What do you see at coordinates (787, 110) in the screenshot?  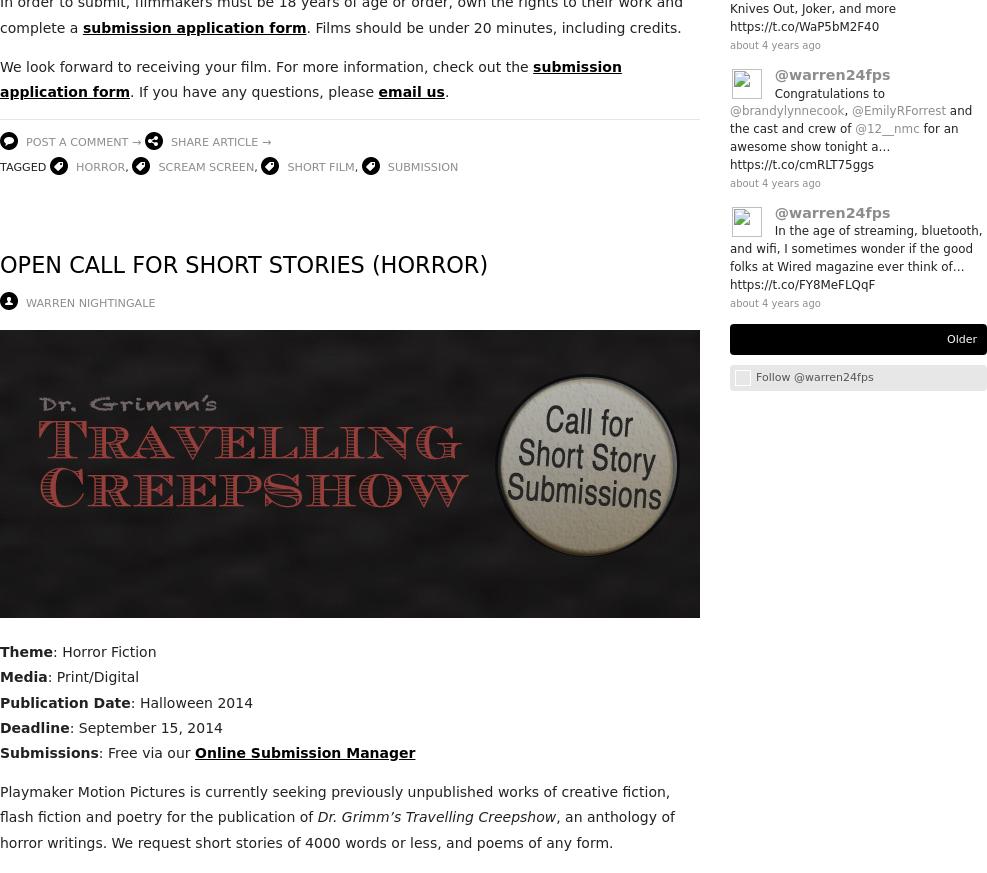 I see `'@brandylynnecook'` at bounding box center [787, 110].